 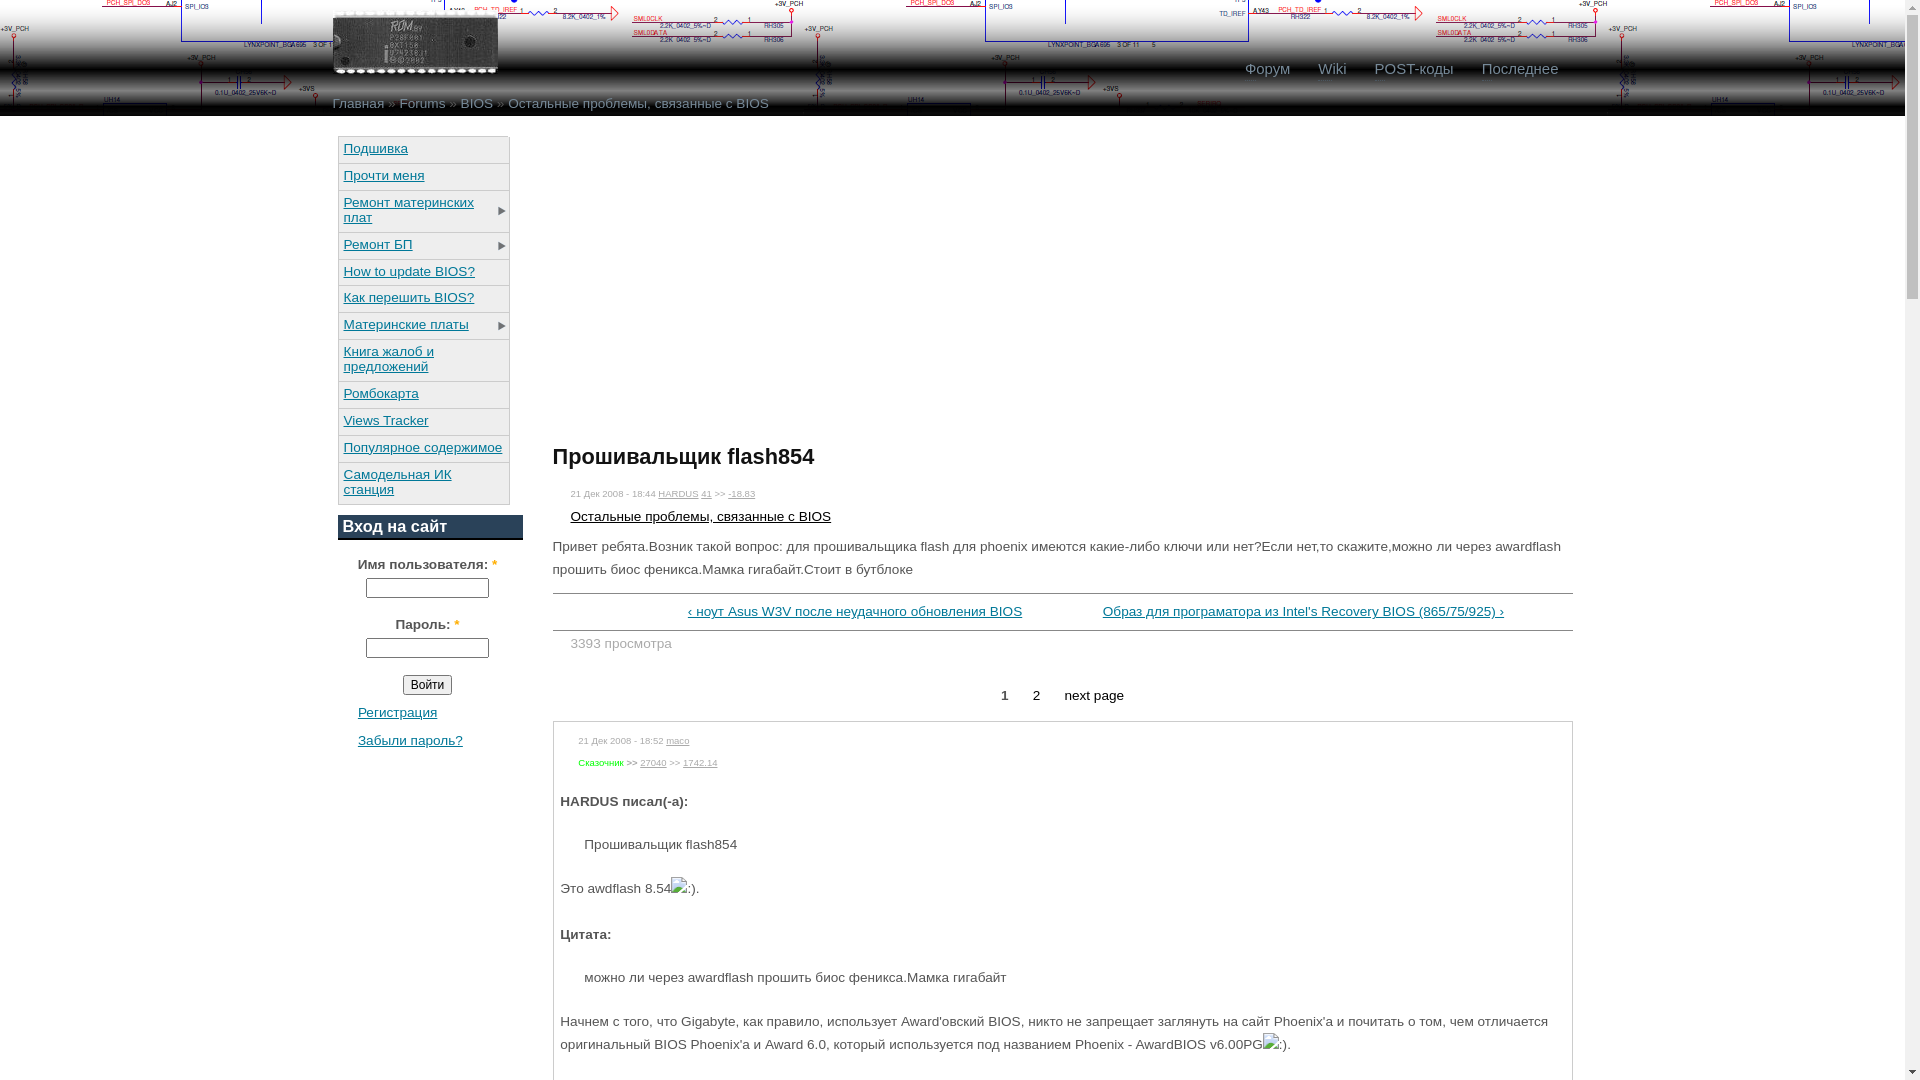 I want to click on 'ROM.by', so click(x=413, y=42).